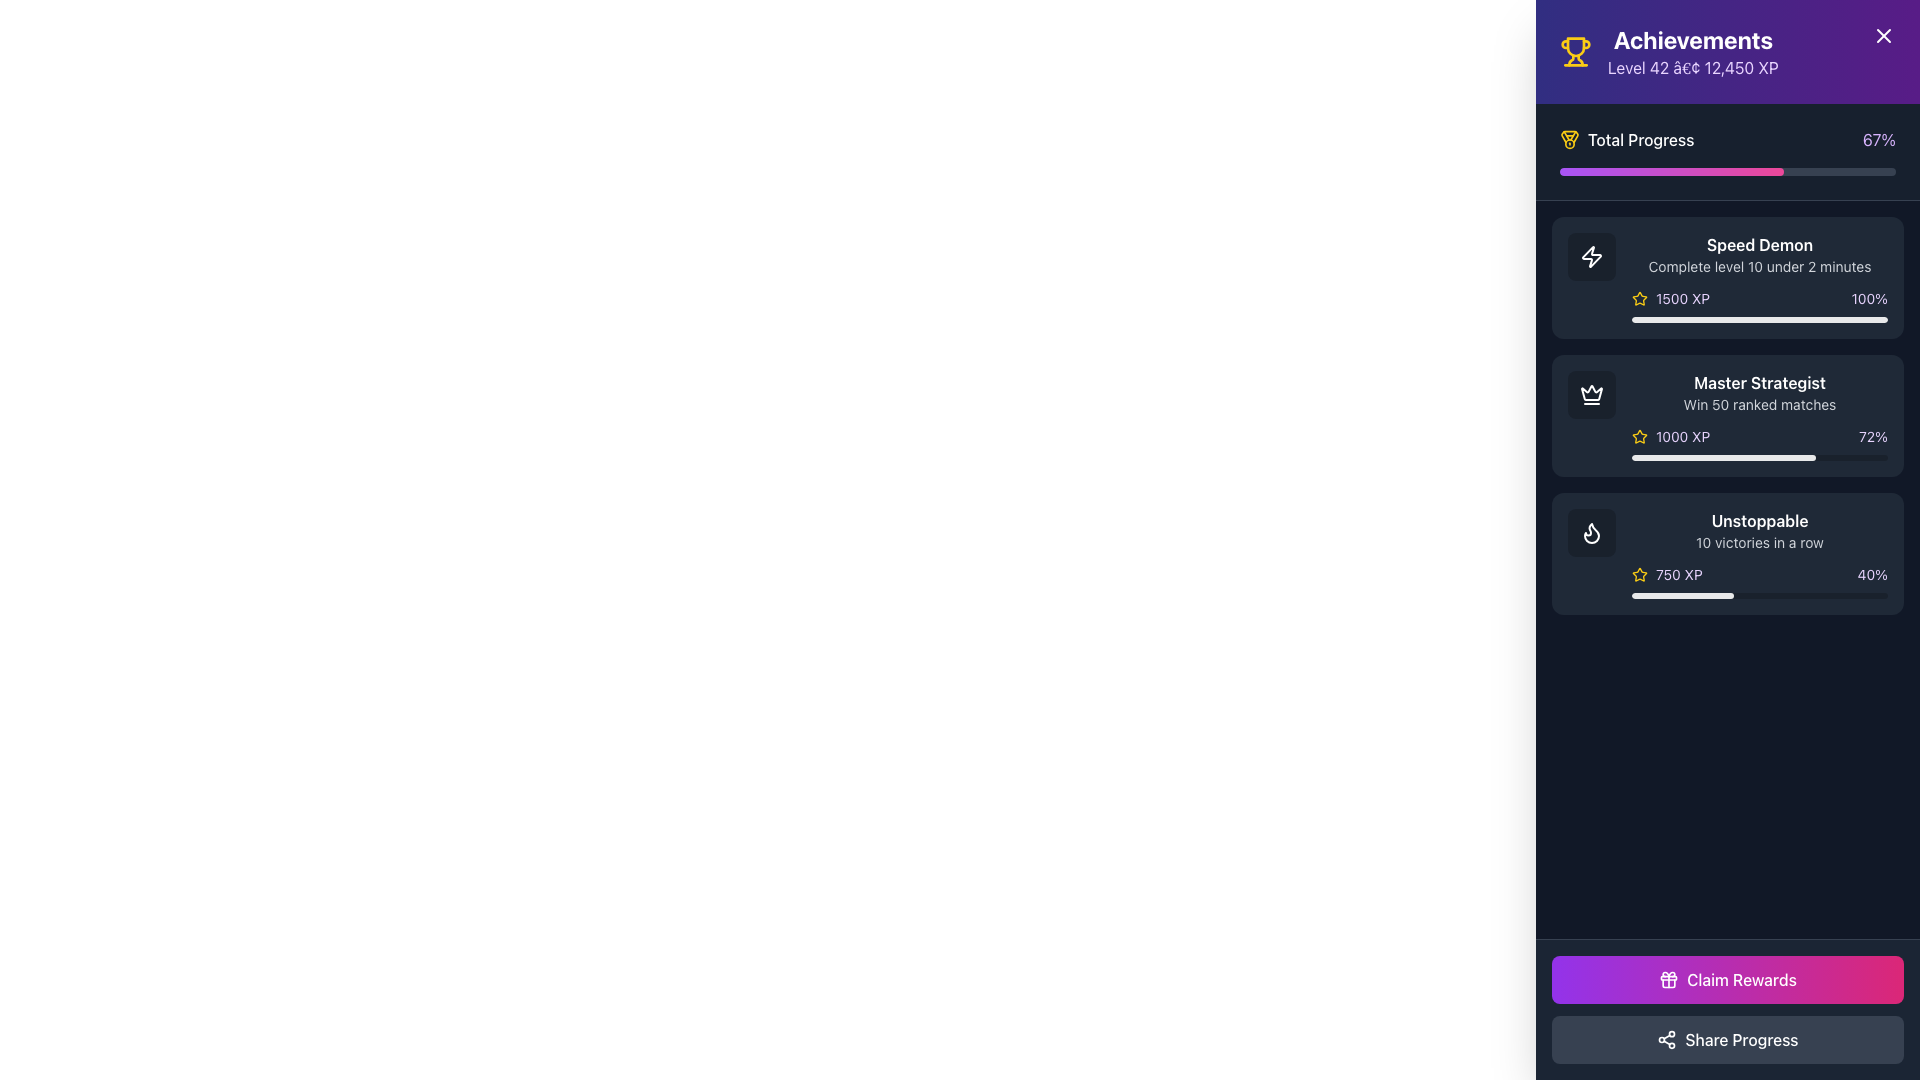 This screenshot has width=1920, height=1080. Describe the element at coordinates (1568, 136) in the screenshot. I see `the achievement icon located in the 'Achievements' panel, adjacent to the 'Total Progress' text` at that location.